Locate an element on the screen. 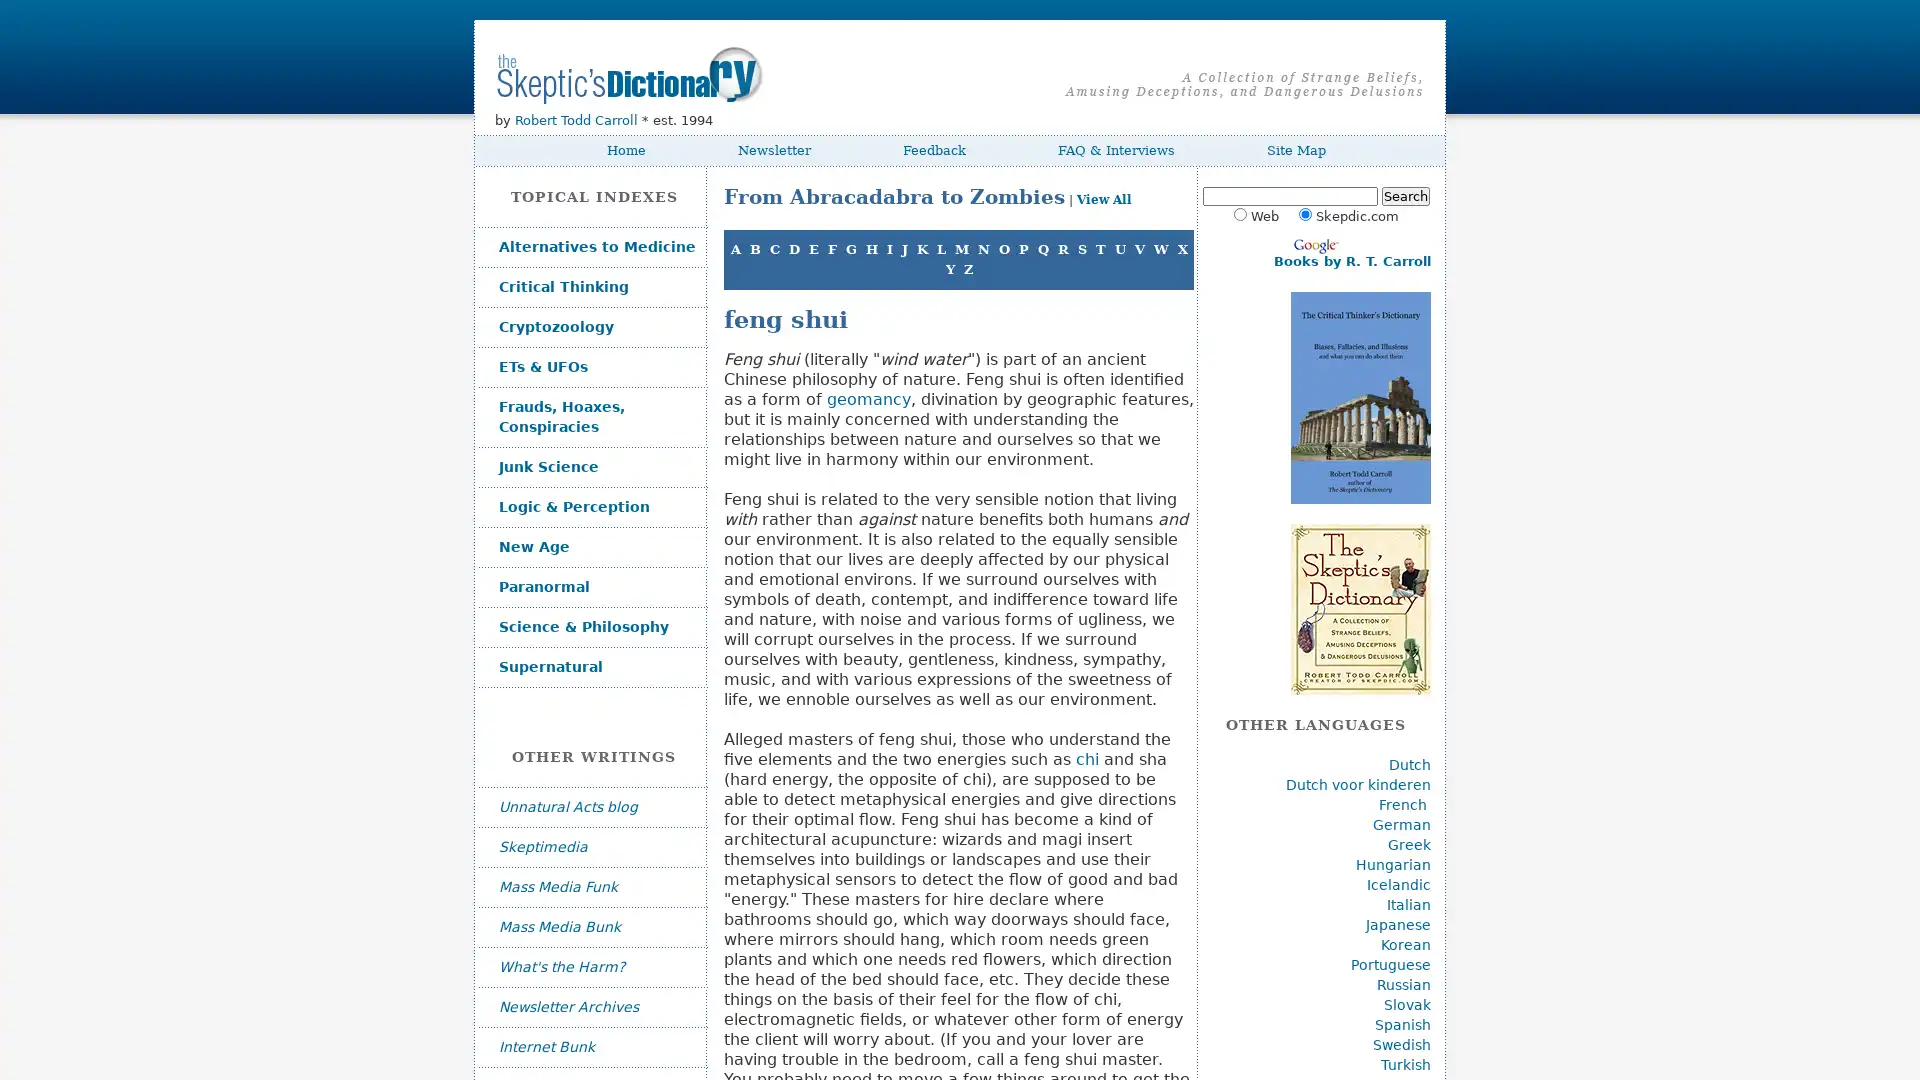  Search is located at coordinates (1404, 196).